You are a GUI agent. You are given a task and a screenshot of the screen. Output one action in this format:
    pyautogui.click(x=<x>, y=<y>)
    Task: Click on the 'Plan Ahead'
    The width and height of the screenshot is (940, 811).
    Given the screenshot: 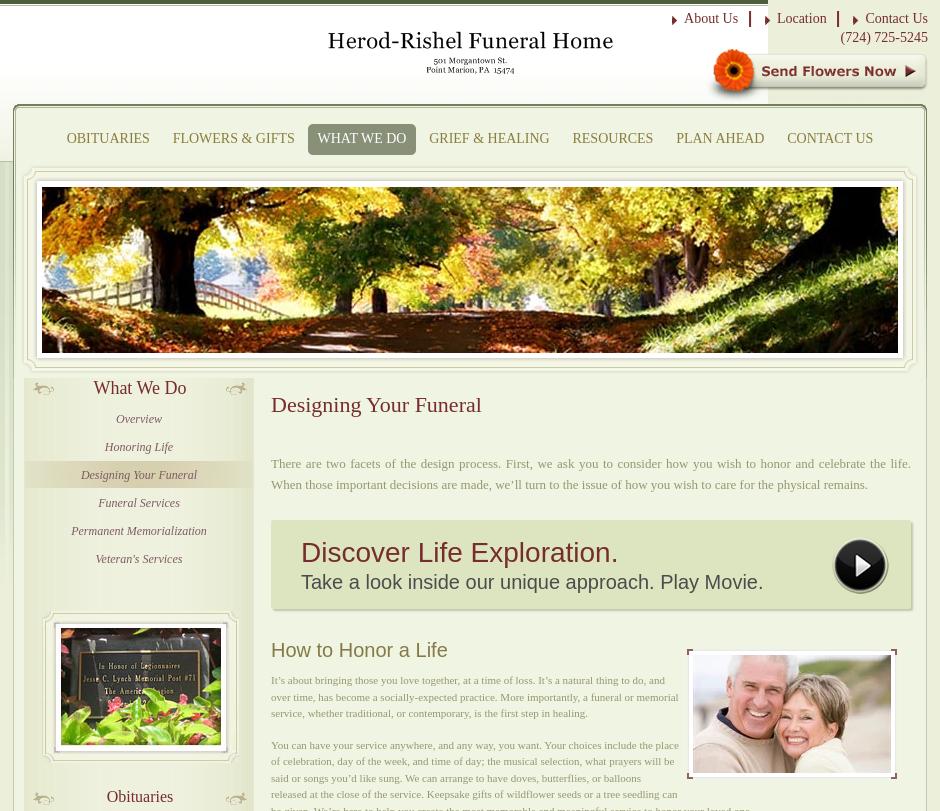 What is the action you would take?
    pyautogui.click(x=720, y=138)
    